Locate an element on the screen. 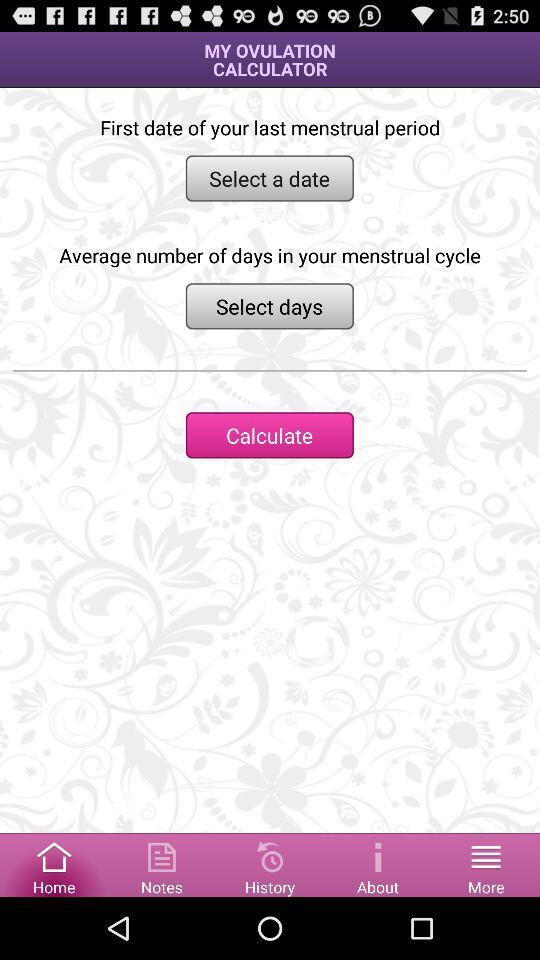 The width and height of the screenshot is (540, 960). go home is located at coordinates (54, 863).